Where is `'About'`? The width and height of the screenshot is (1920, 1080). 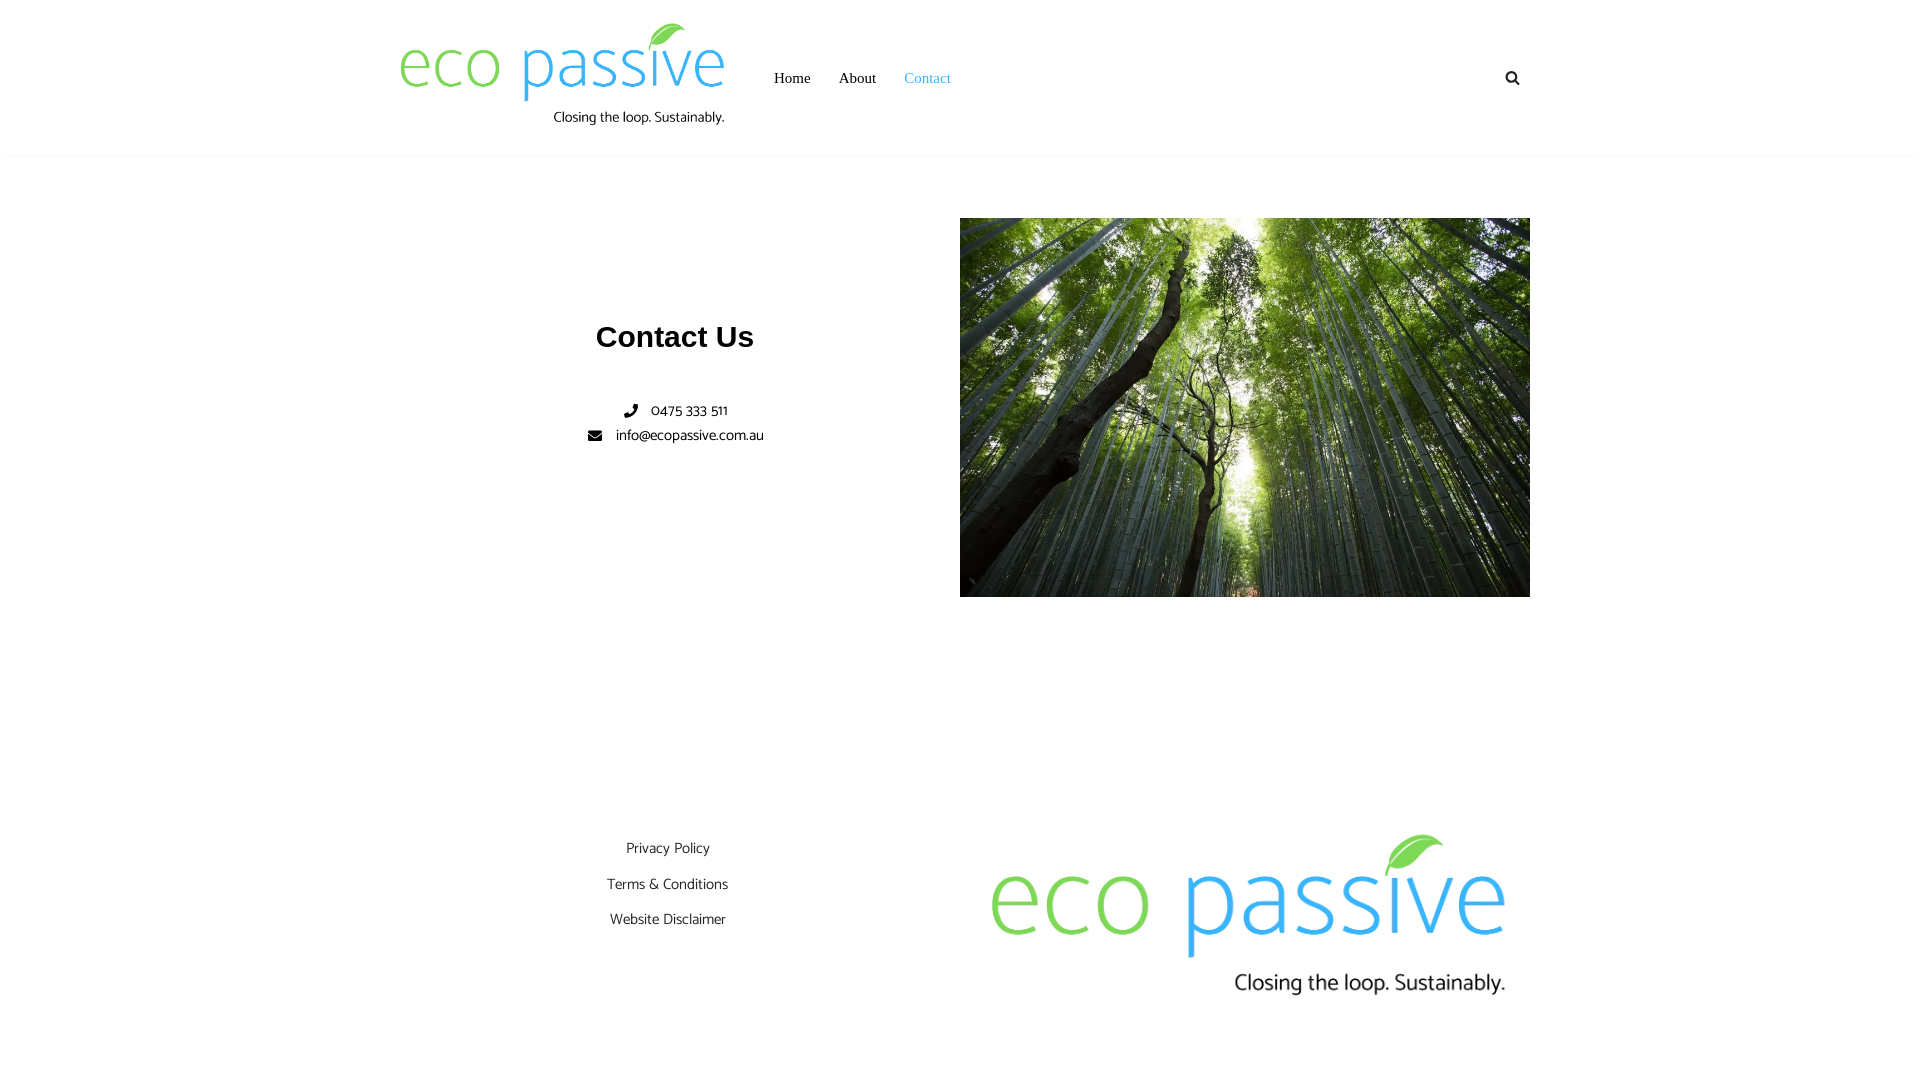 'About' is located at coordinates (858, 76).